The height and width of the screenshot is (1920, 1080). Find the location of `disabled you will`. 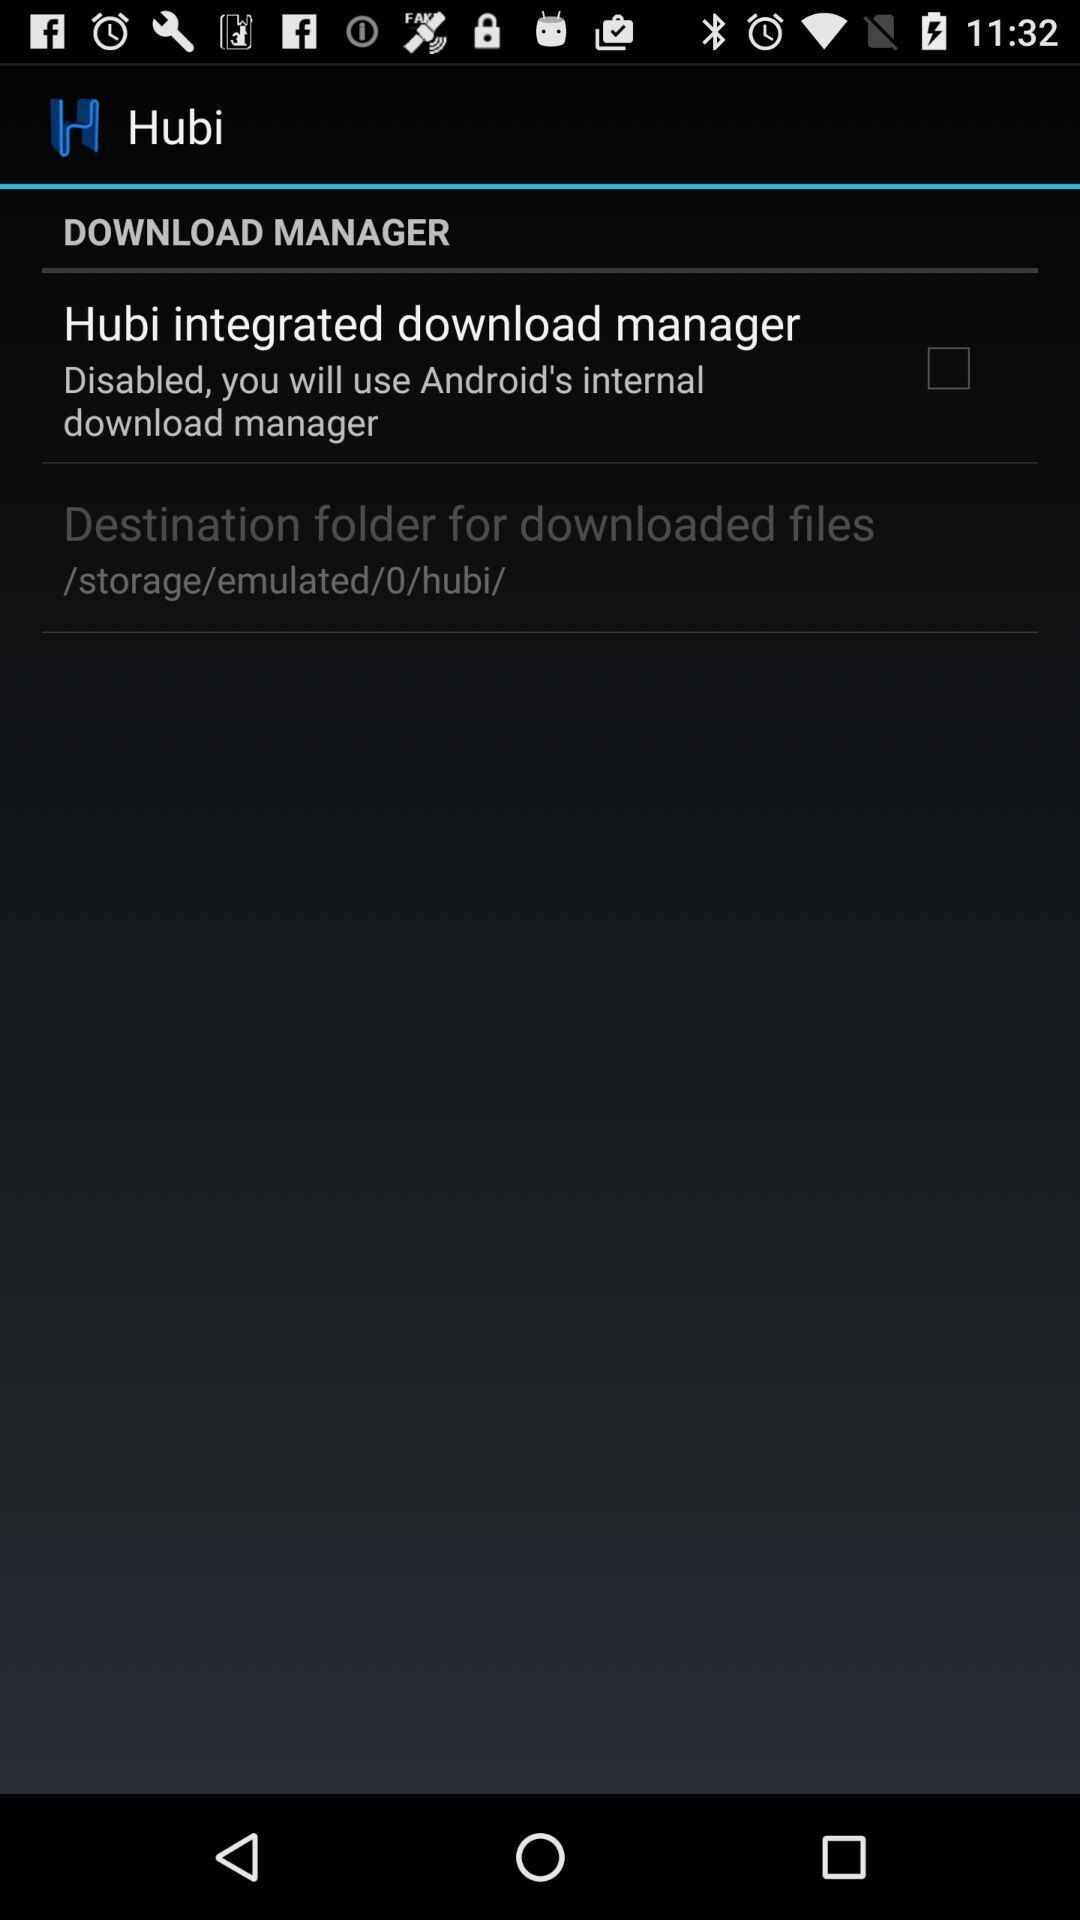

disabled you will is located at coordinates (463, 400).